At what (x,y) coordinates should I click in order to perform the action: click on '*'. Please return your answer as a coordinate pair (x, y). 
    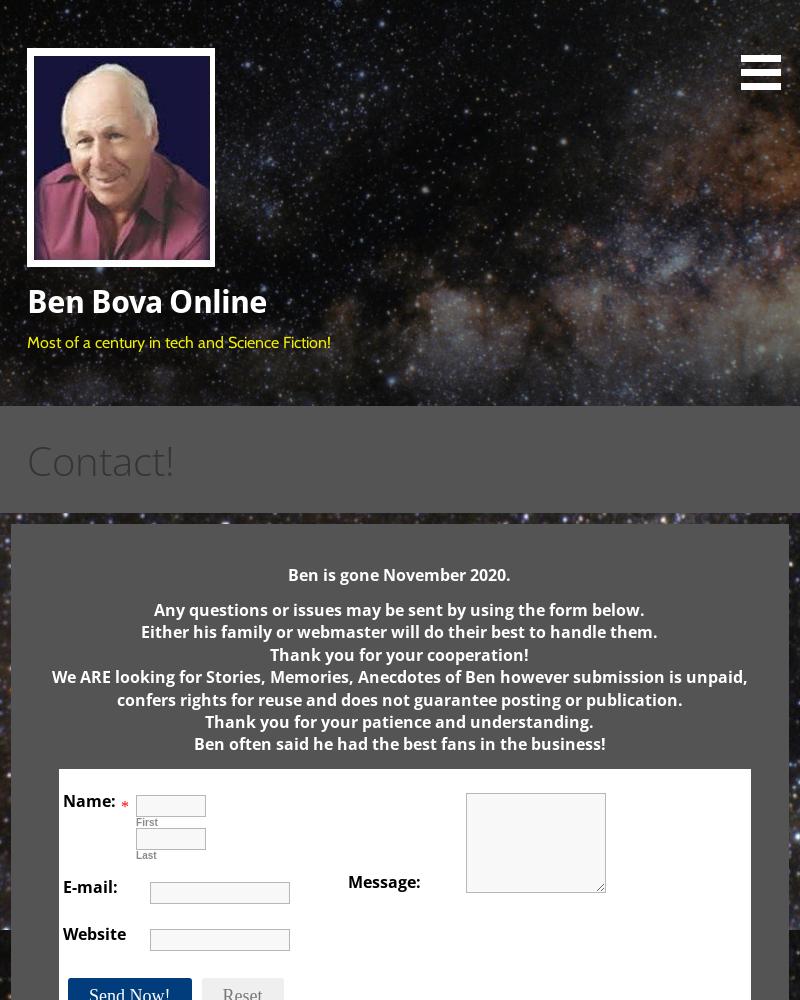
    Looking at the image, I should click on (123, 805).